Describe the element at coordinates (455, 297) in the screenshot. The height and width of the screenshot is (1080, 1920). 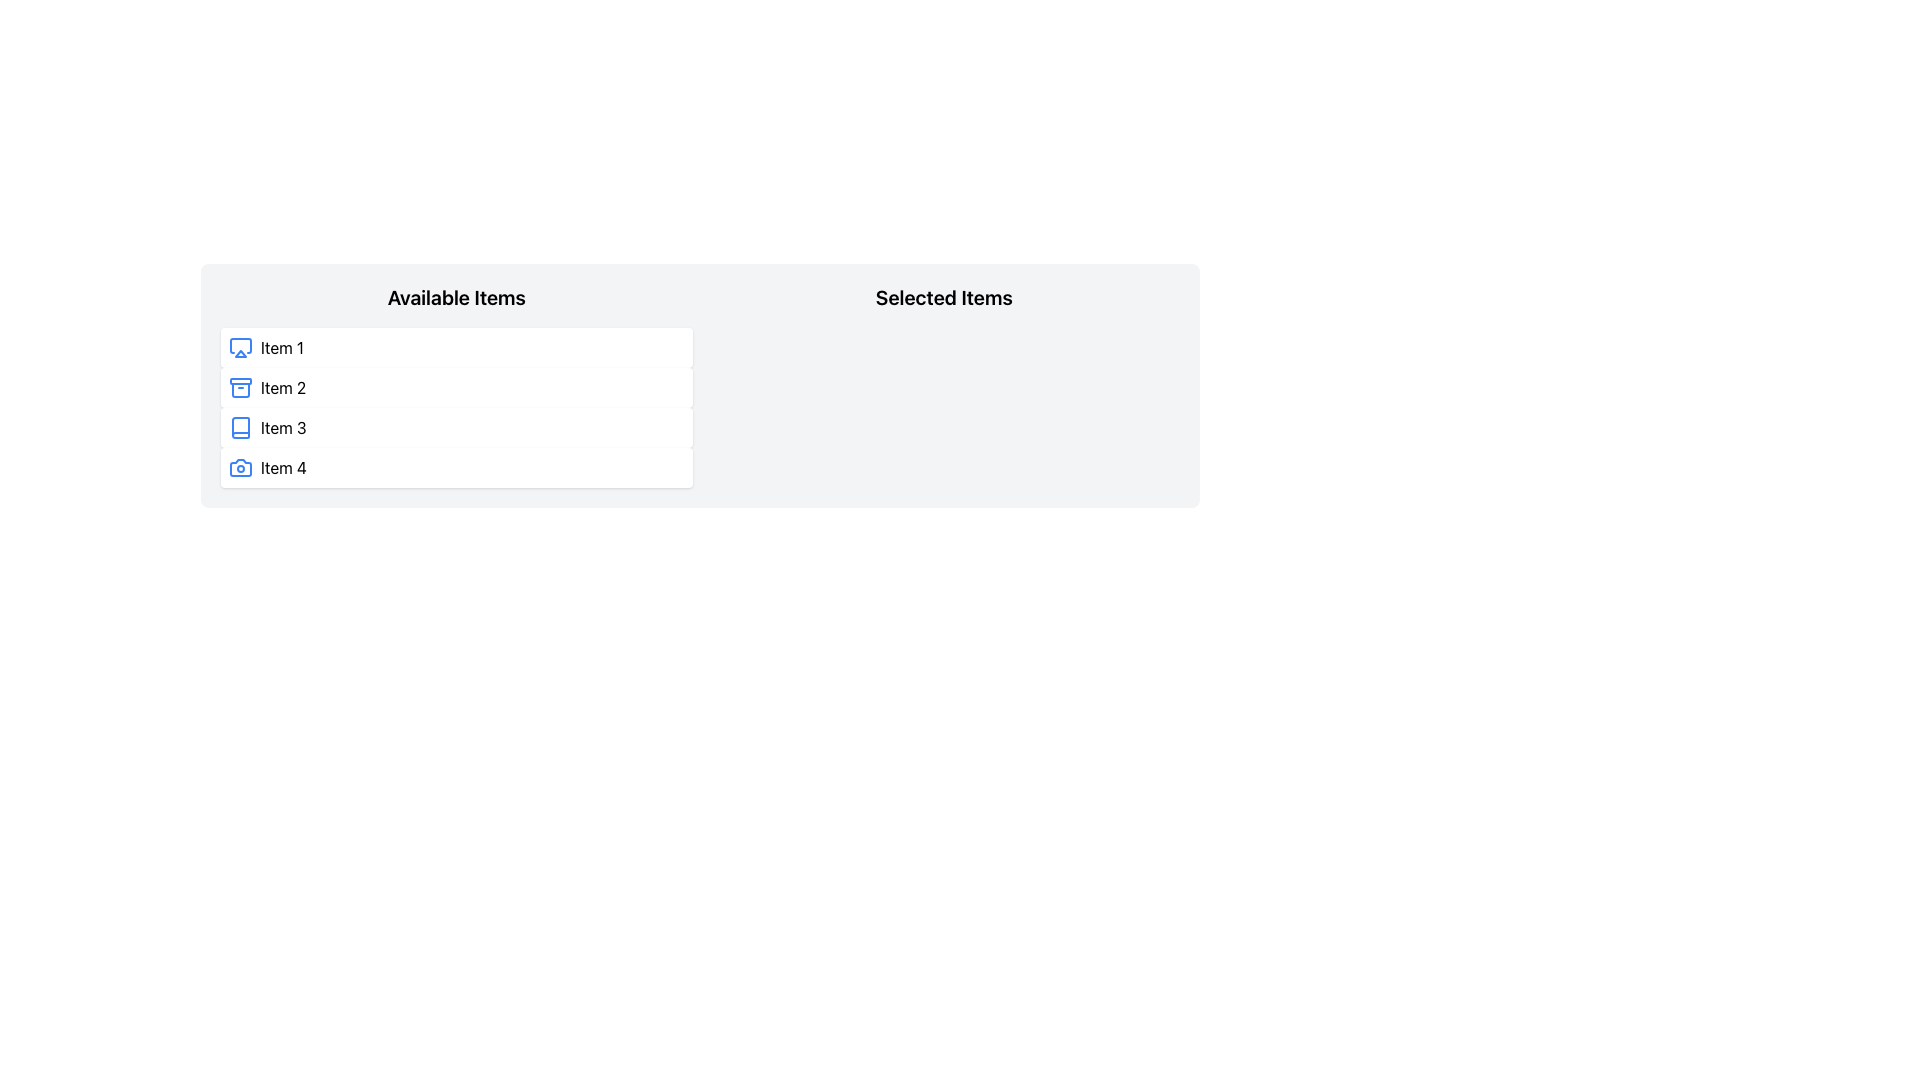
I see `the bold heading labeled 'Available Items' which is positioned at the top of a section presenting a list of selectable items` at that location.